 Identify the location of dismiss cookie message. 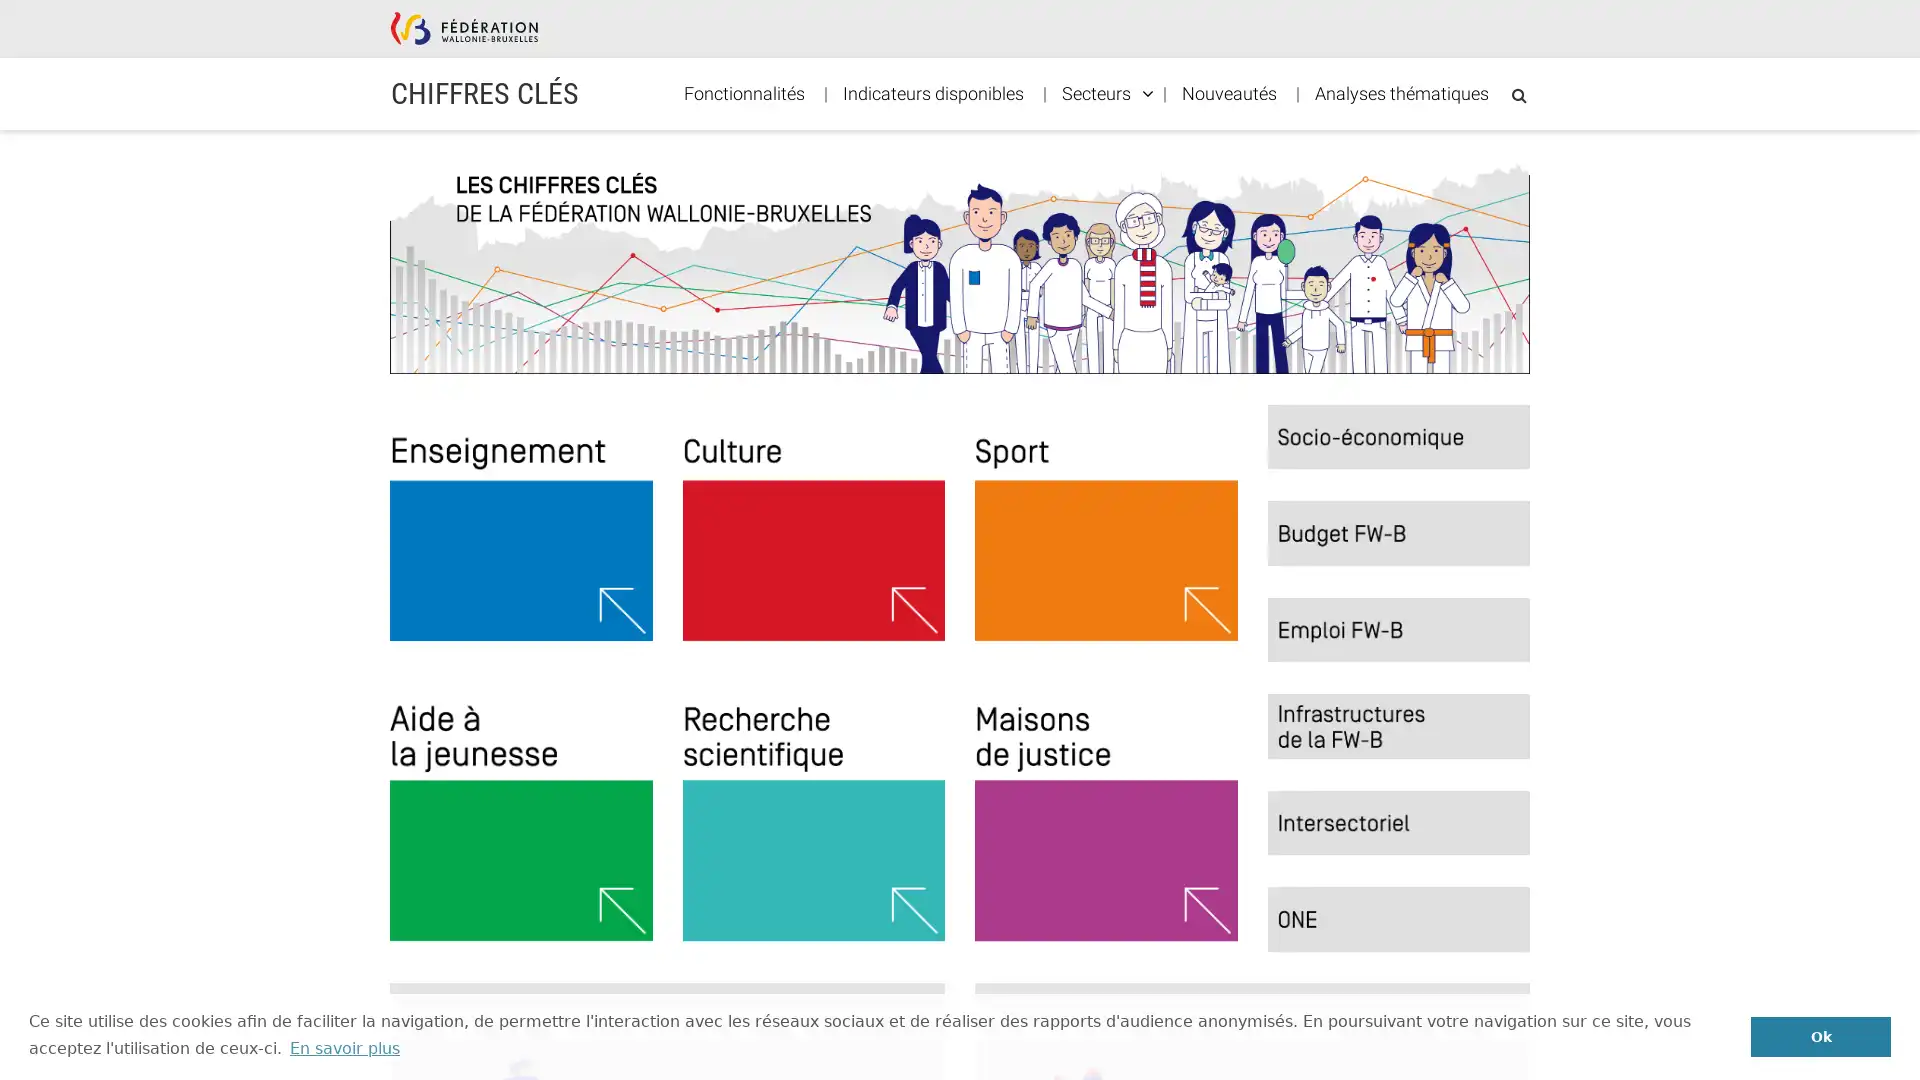
(1820, 1035).